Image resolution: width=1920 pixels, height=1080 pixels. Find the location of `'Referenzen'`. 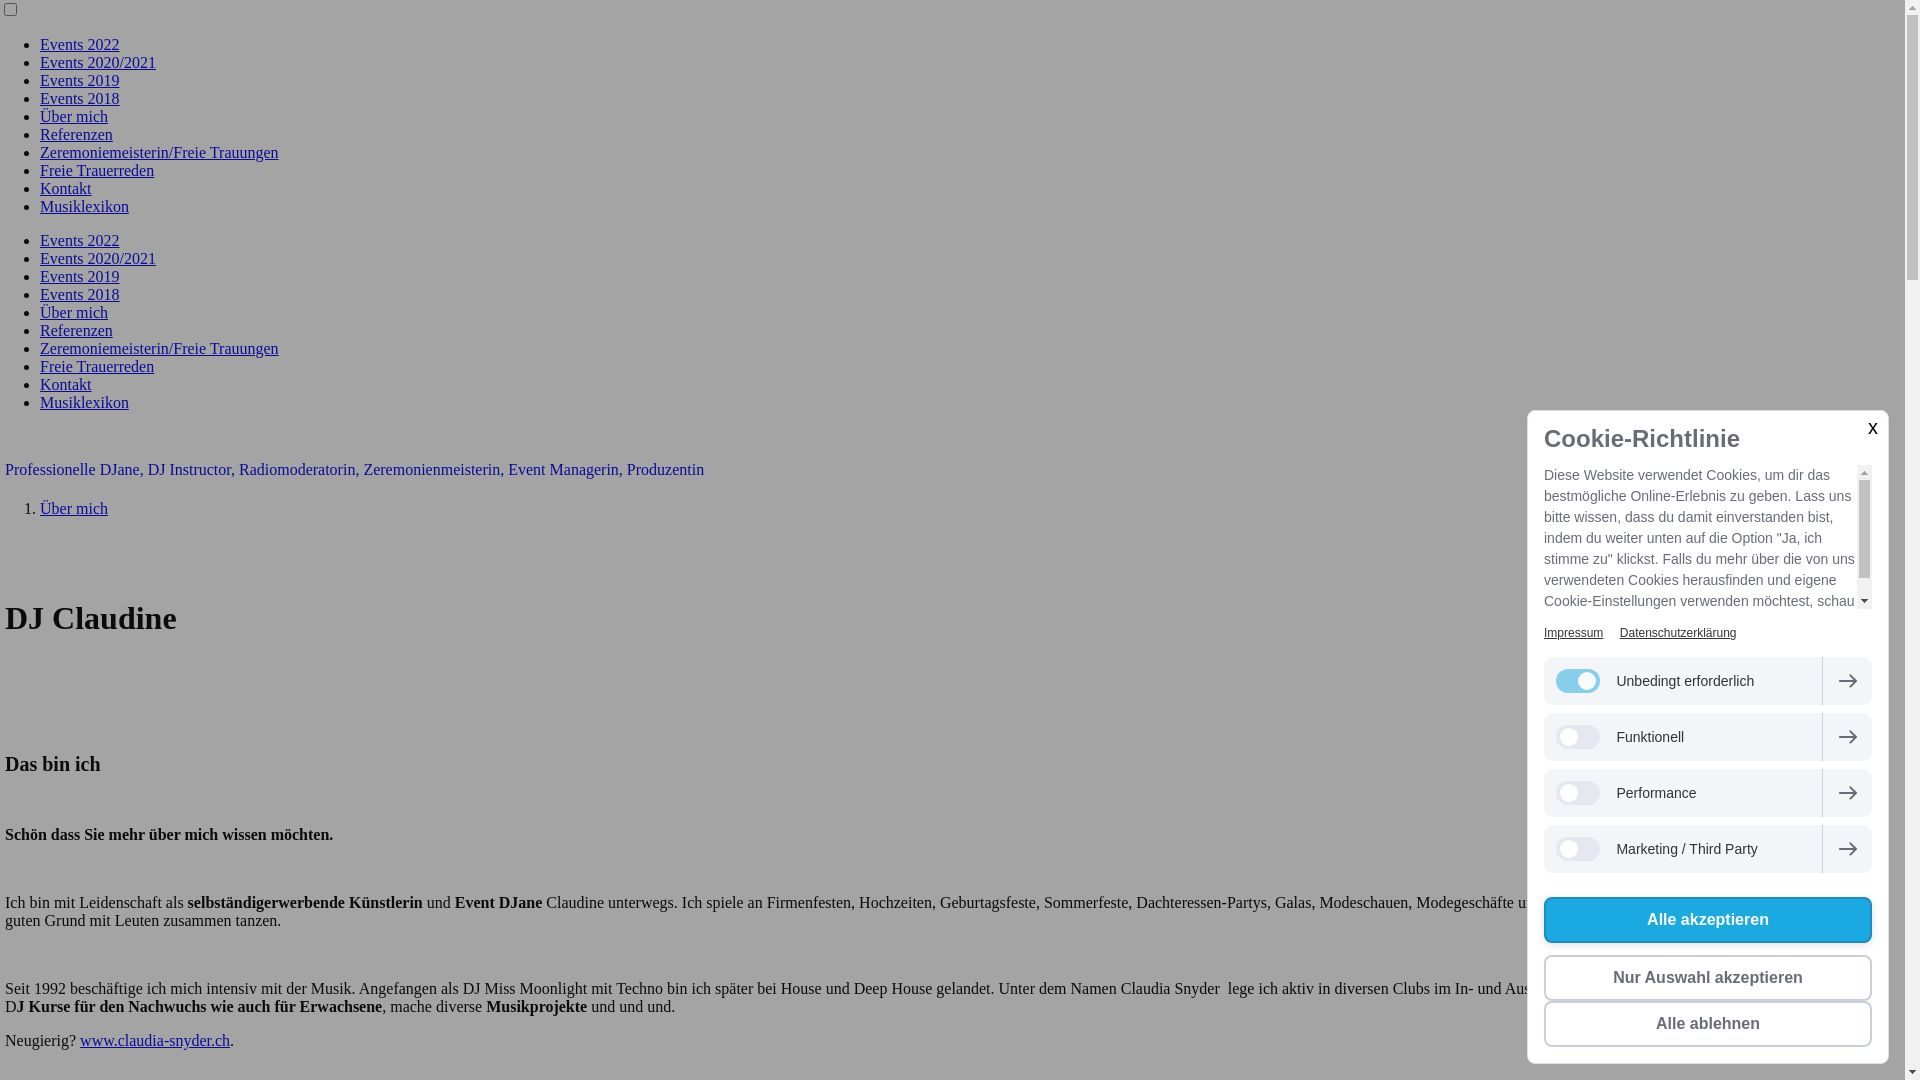

'Referenzen' is located at coordinates (76, 329).